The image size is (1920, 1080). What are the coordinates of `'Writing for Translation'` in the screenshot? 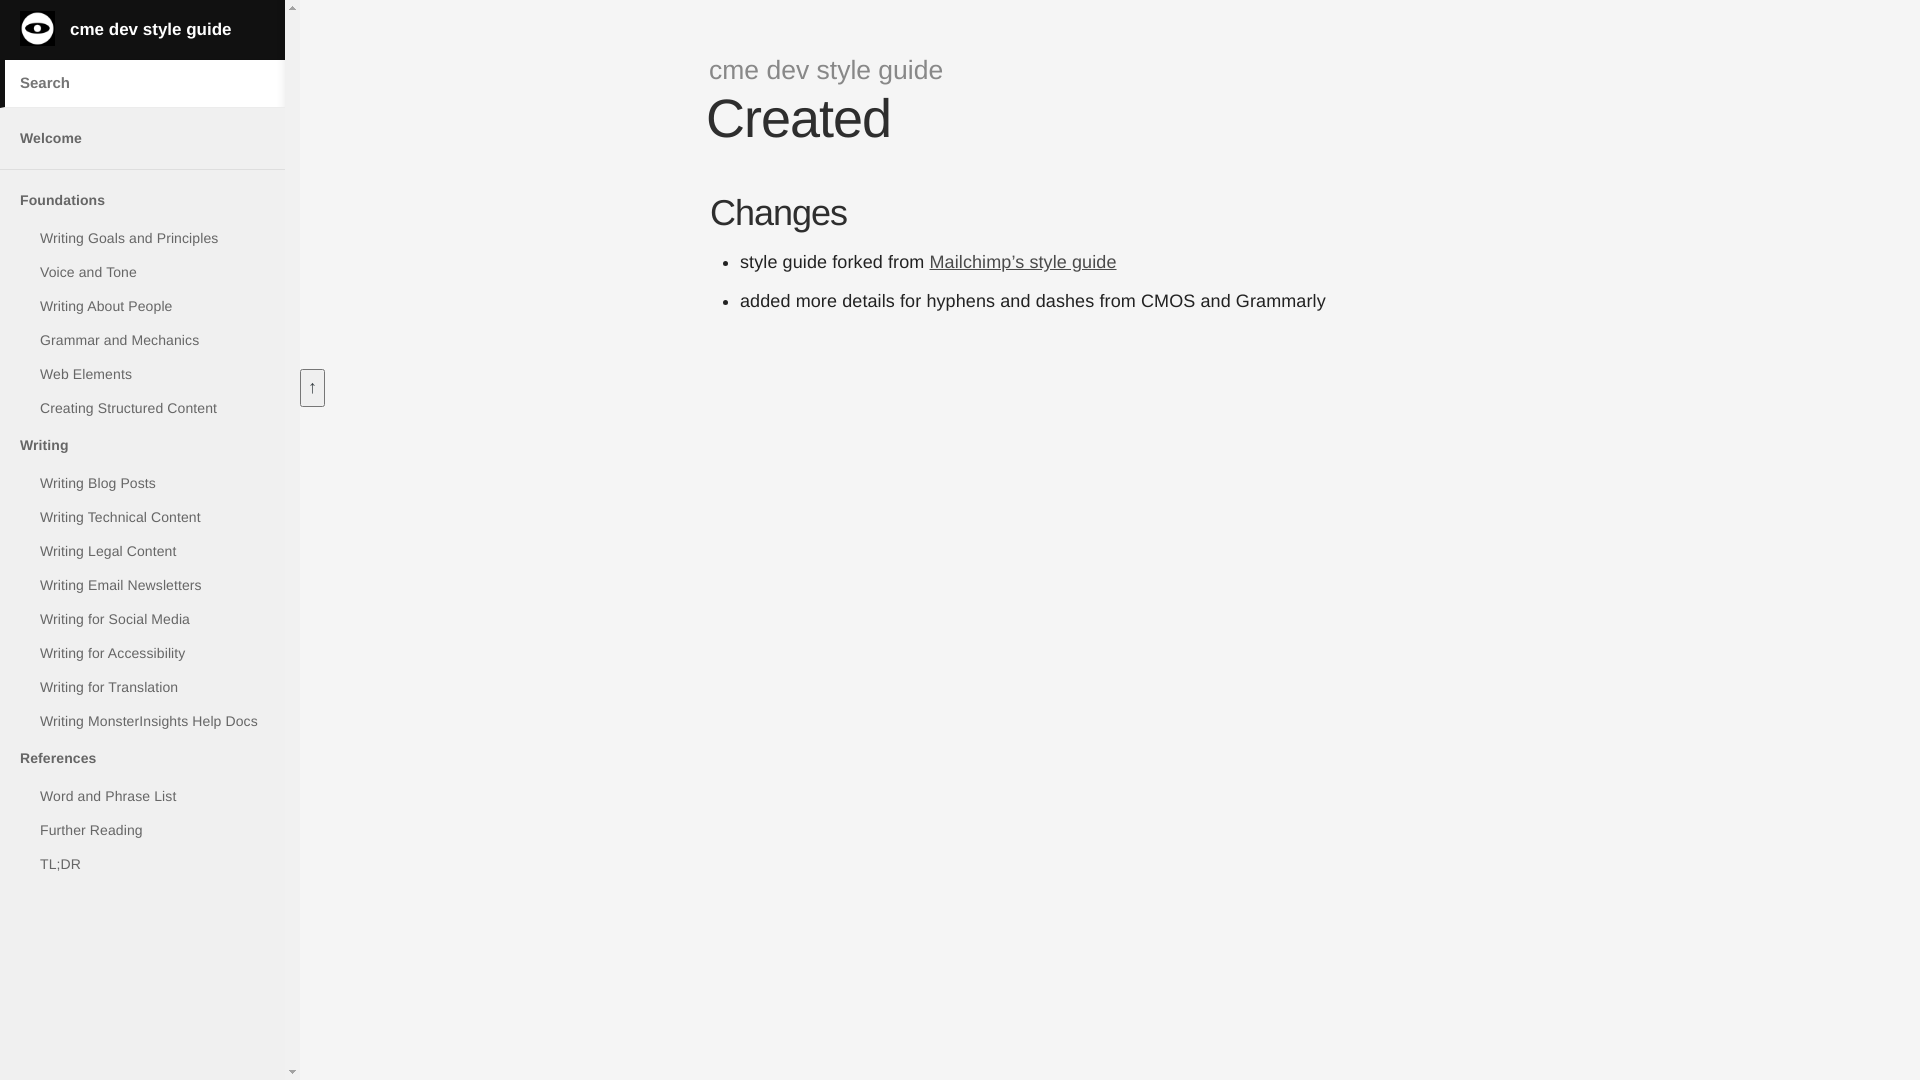 It's located at (141, 685).